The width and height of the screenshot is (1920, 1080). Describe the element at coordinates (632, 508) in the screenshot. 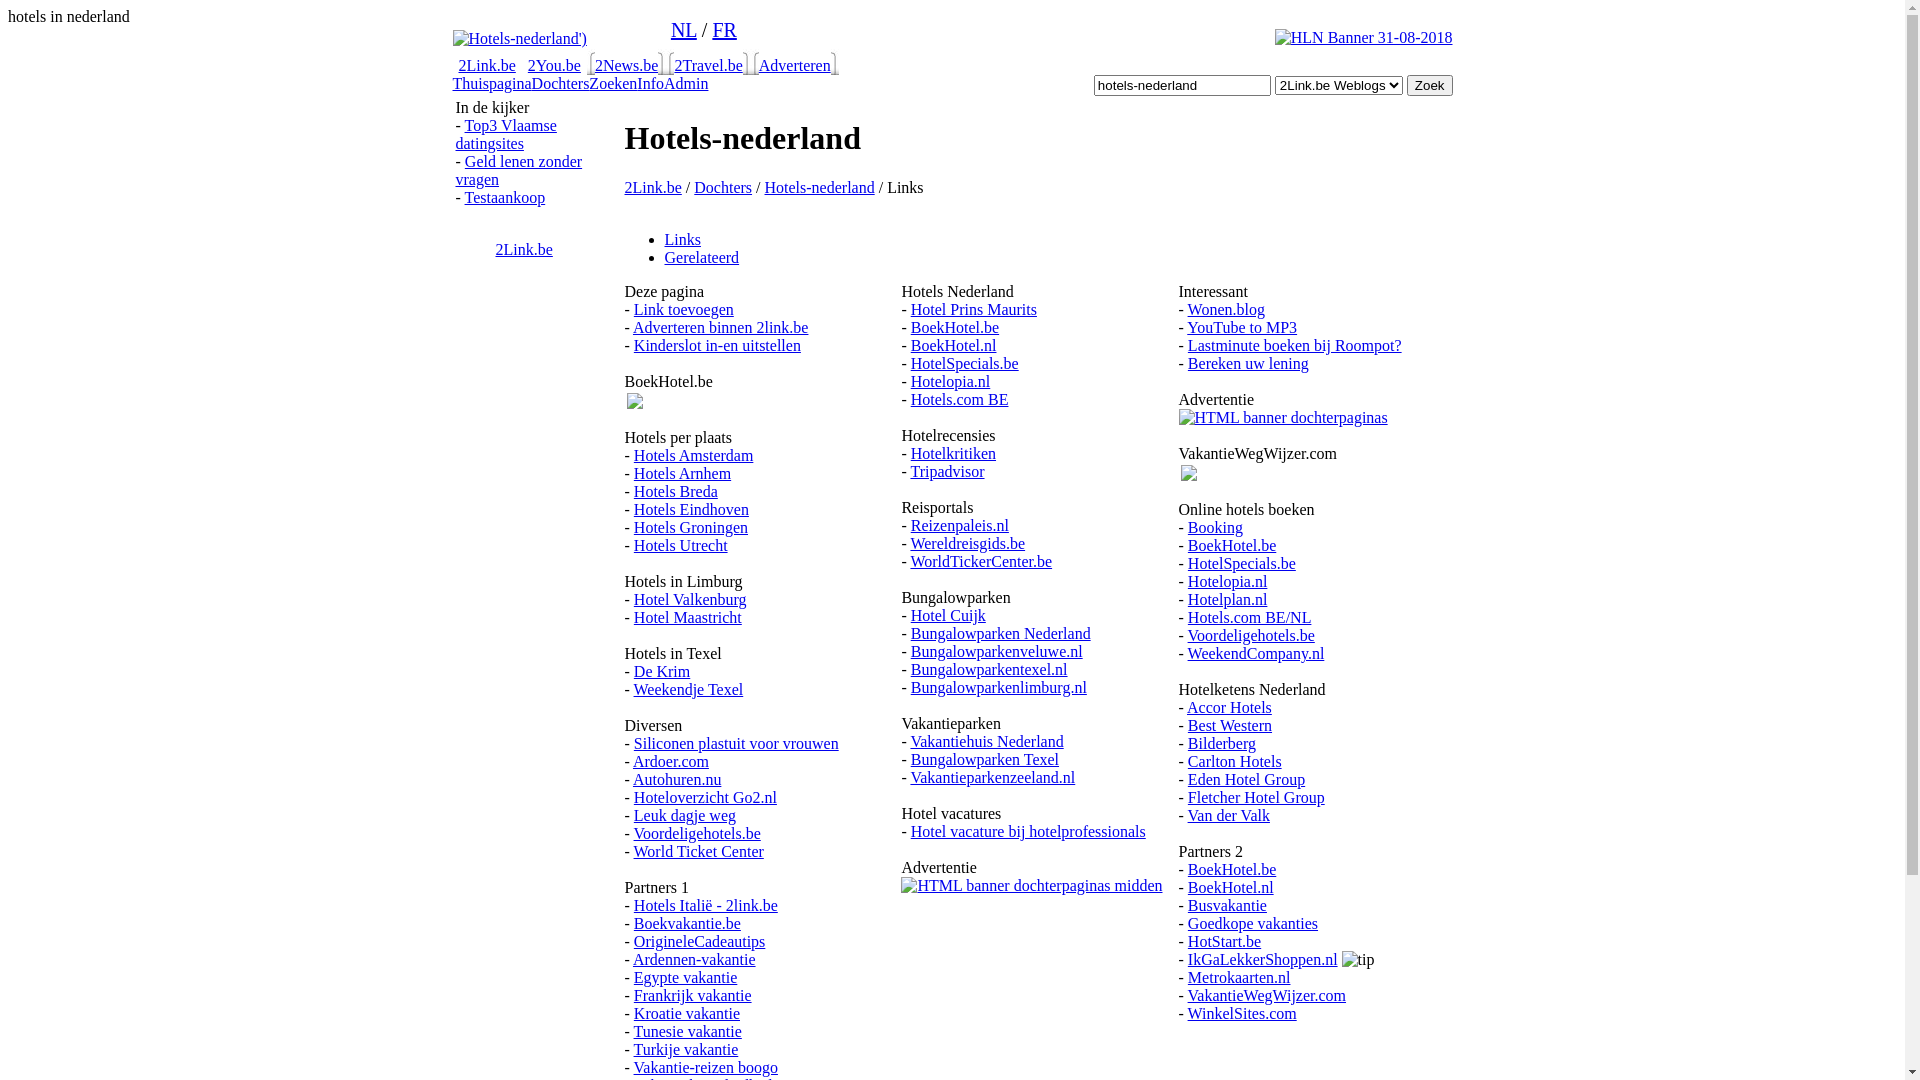

I see `'Hotels Eindhoven'` at that location.